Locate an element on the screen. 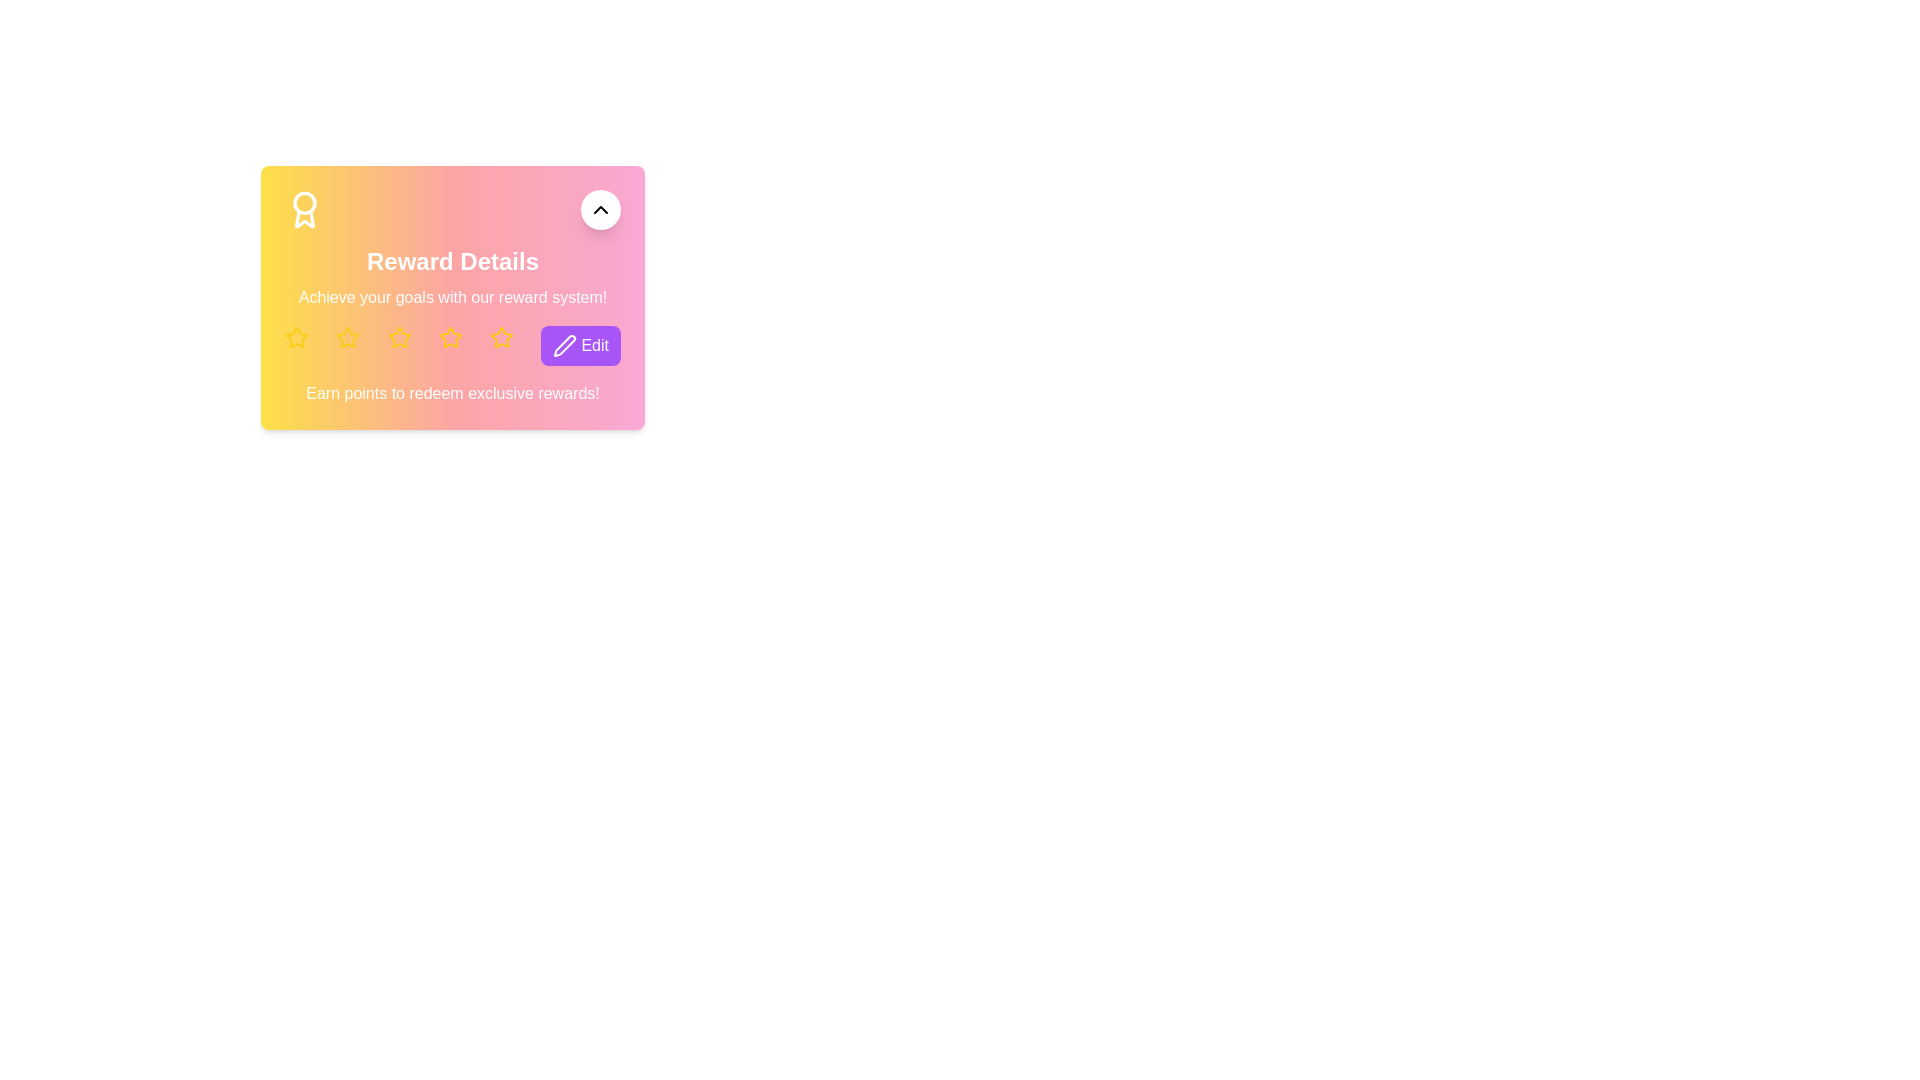  the fifth star icon in the horizontal row of yellow star icons within the 'Reward Details' box to interact with the rating system is located at coordinates (502, 337).